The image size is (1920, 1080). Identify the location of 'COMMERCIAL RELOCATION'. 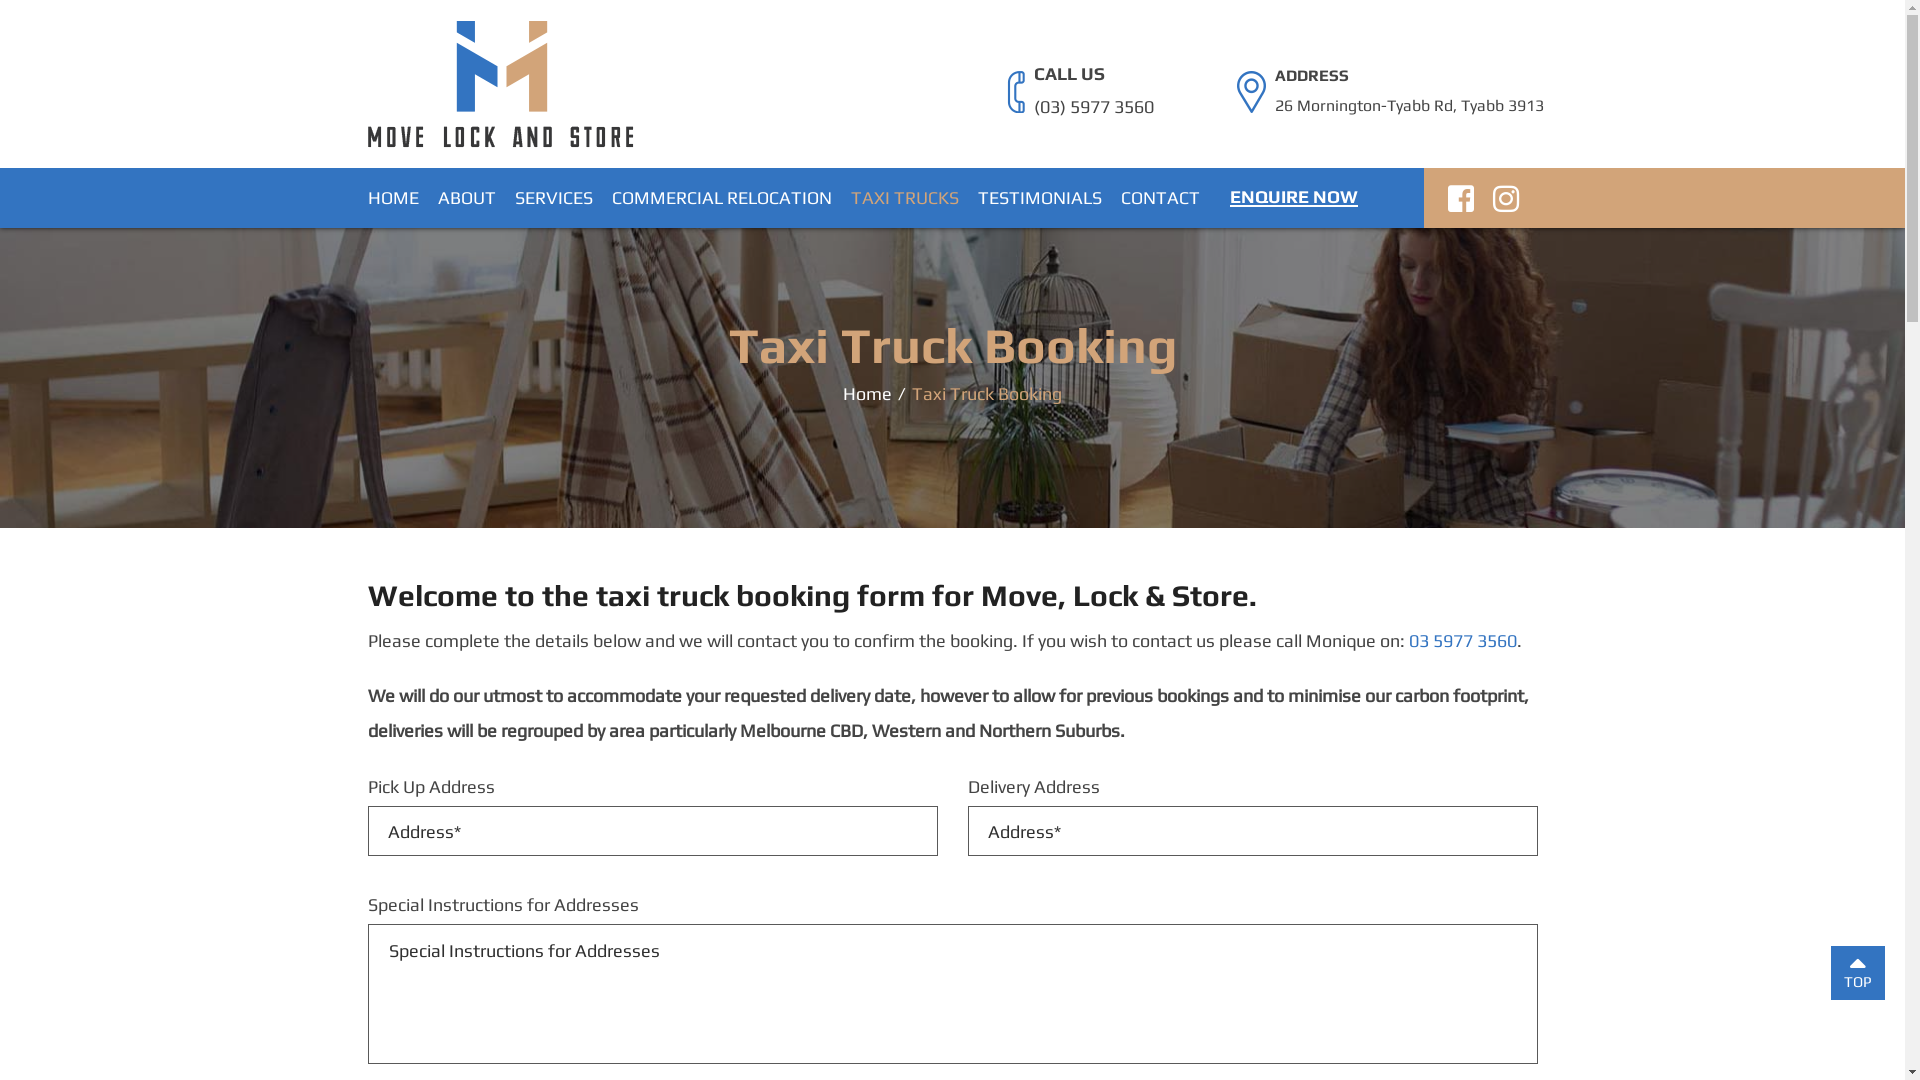
(610, 197).